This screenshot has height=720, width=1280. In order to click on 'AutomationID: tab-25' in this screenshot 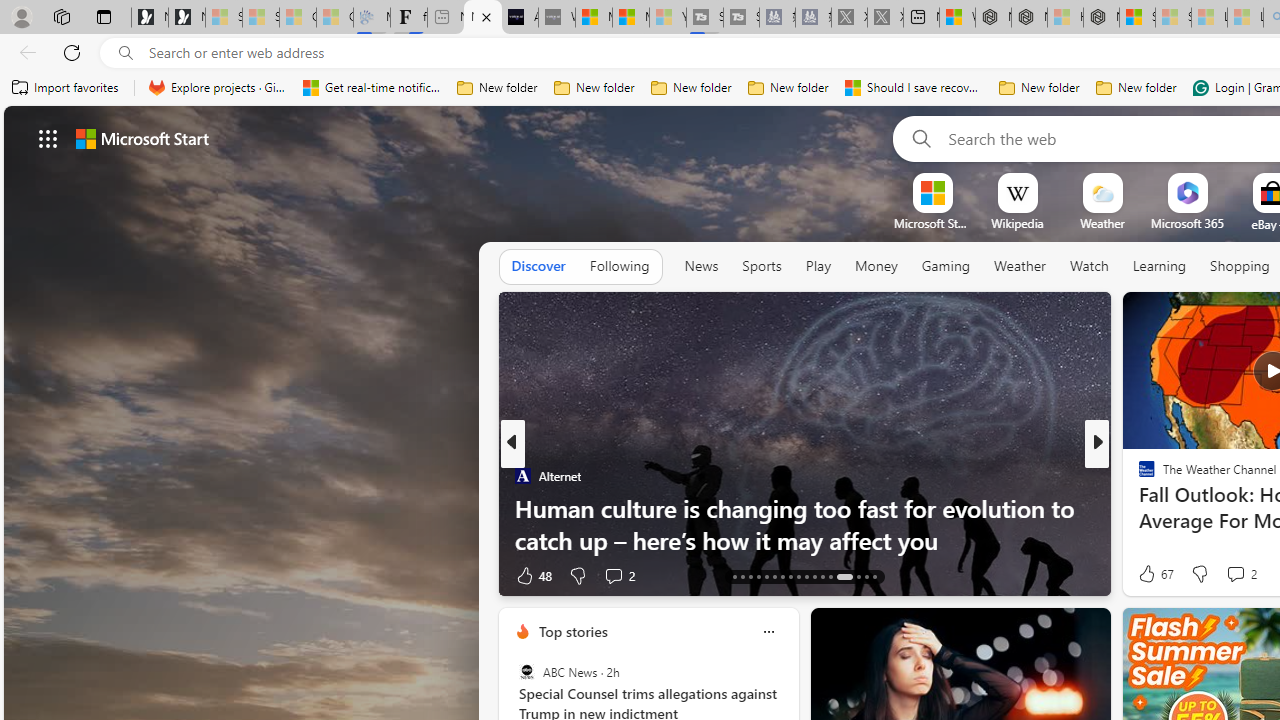, I will do `click(797, 577)`.